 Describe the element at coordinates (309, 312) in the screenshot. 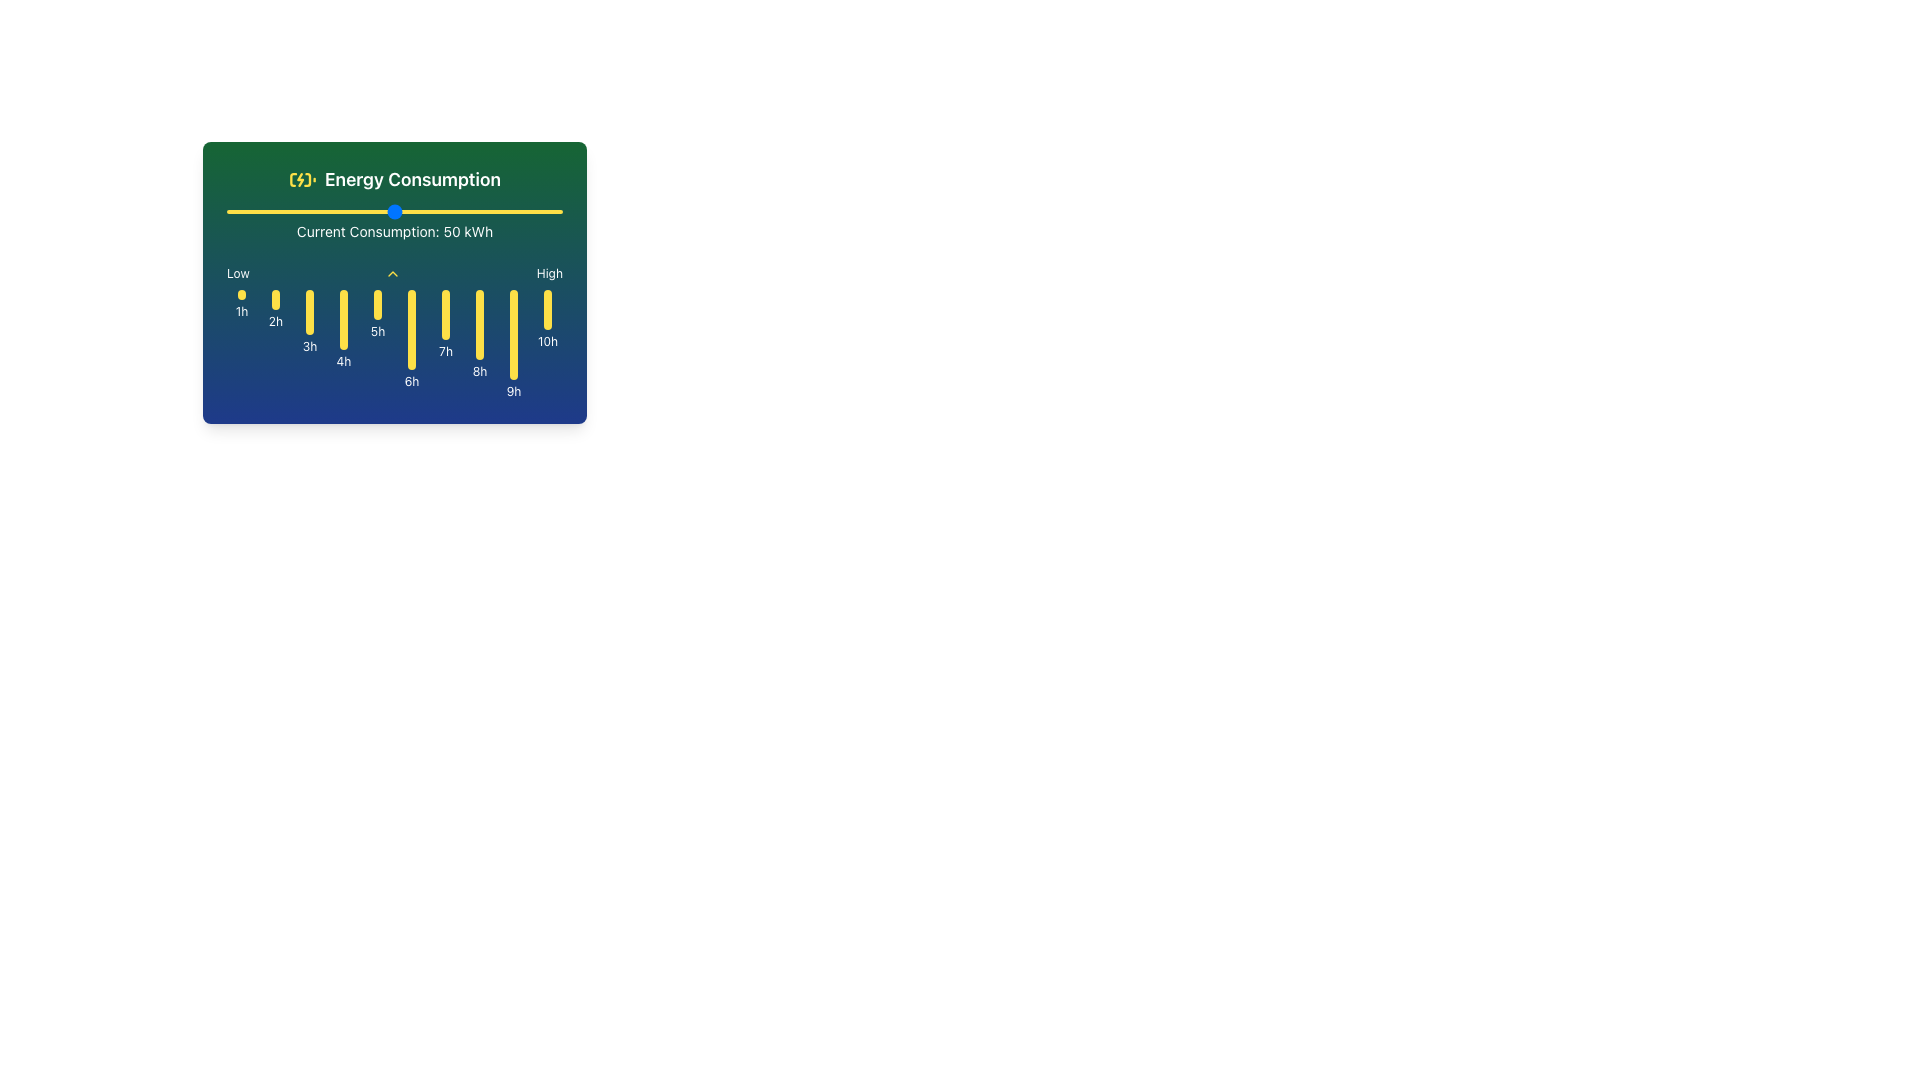

I see `the Indicator Bar that visually represents energy consumption for the 3-hour time period, located in the 'Energy Consumption' section and aligned with the '3h' label` at that location.